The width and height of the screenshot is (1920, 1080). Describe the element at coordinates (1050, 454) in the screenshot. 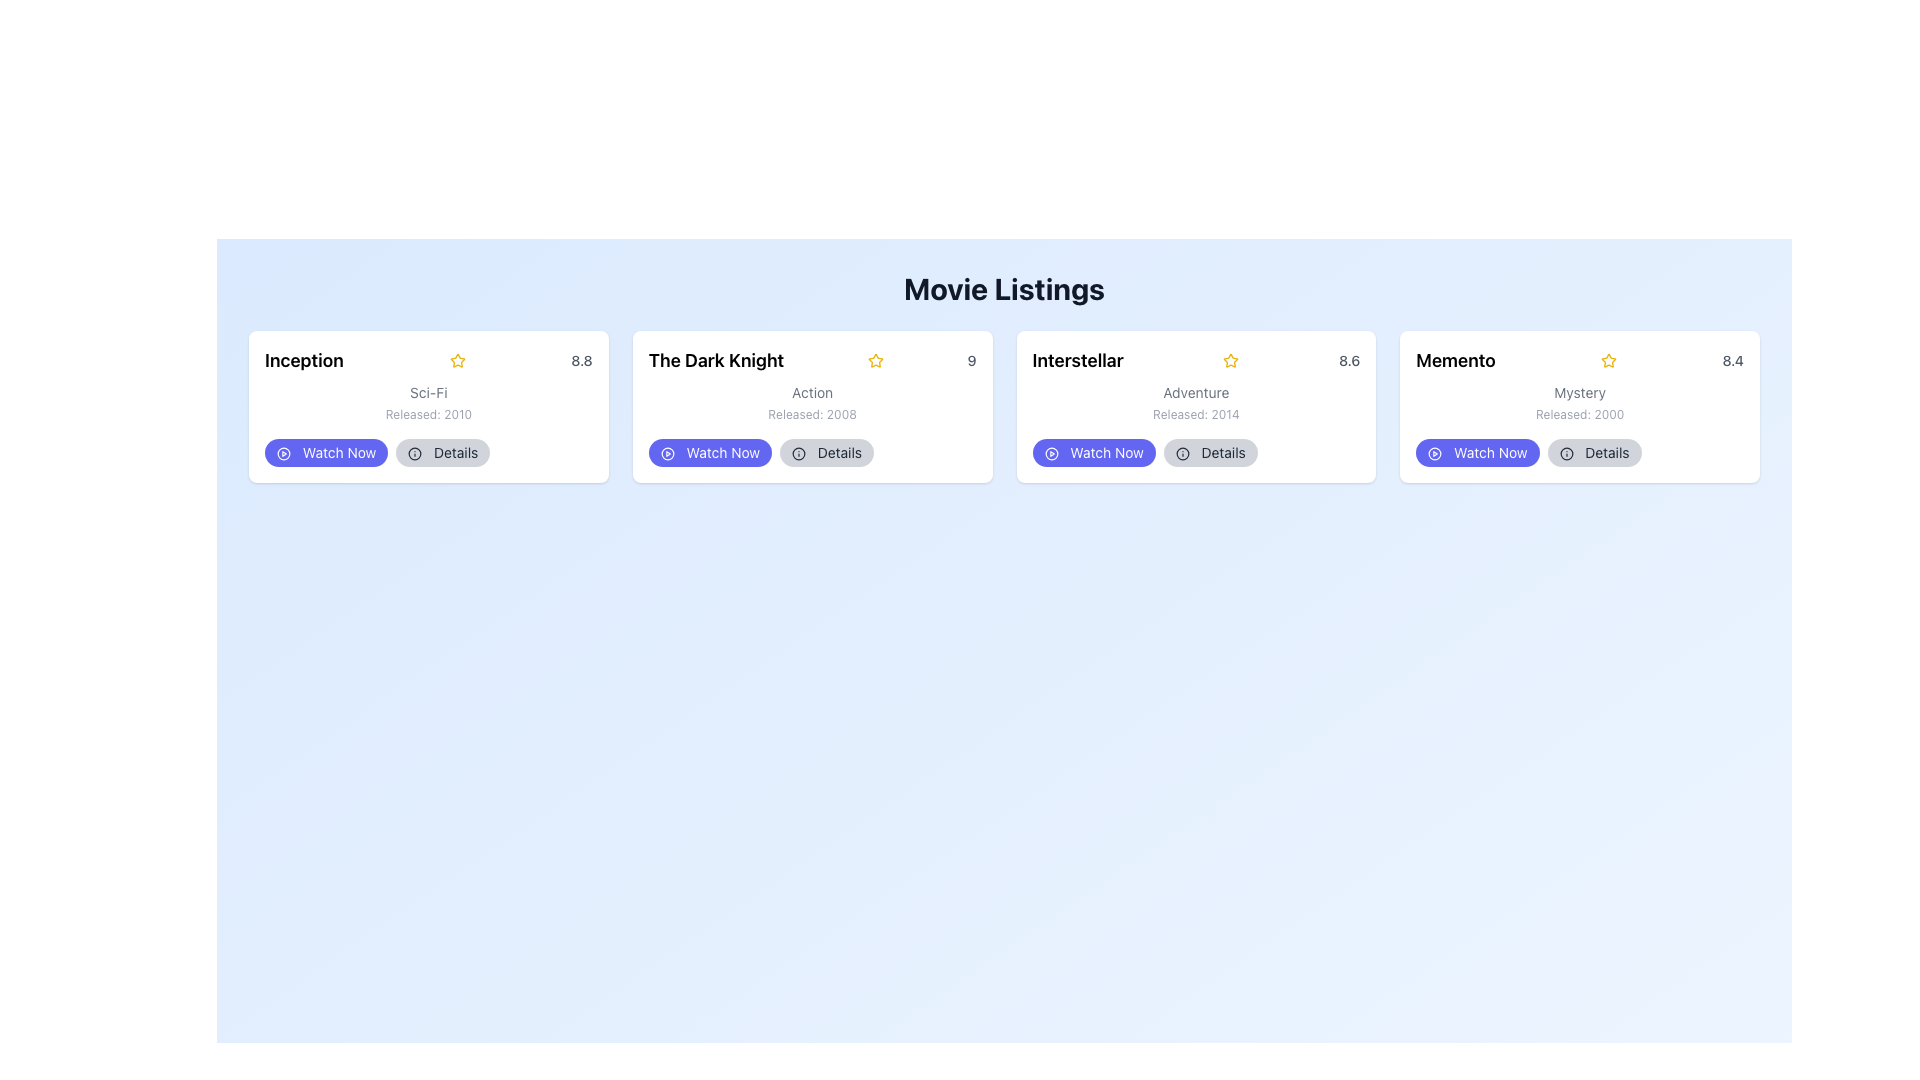

I see `the circular play icon with a triangular play symbol inside, which is located within the 'Watch Now' button for the movie card of 'Interstellar'` at that location.